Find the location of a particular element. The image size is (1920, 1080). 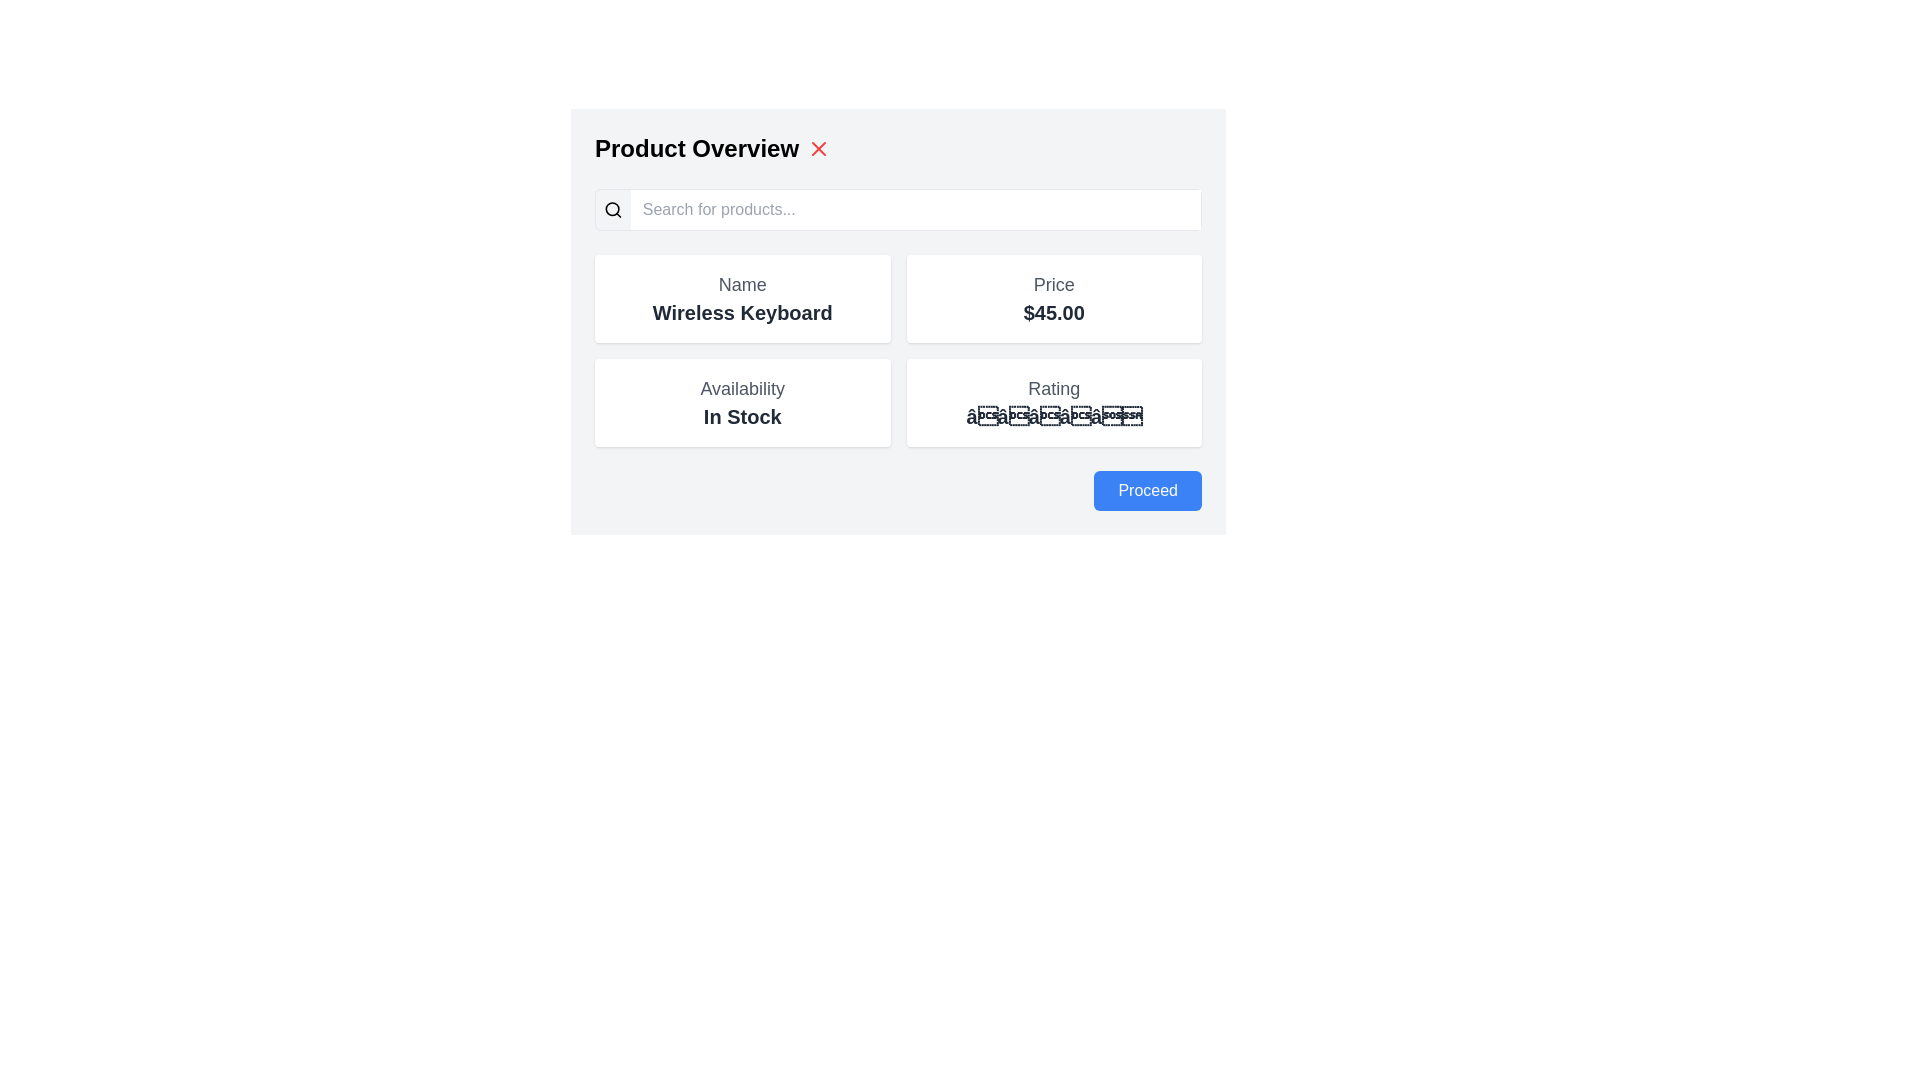

displayed rating from the Rating display located in the bottom row of the right half of the two-column grid layout, directly under the 'Price' card is located at coordinates (1053, 402).